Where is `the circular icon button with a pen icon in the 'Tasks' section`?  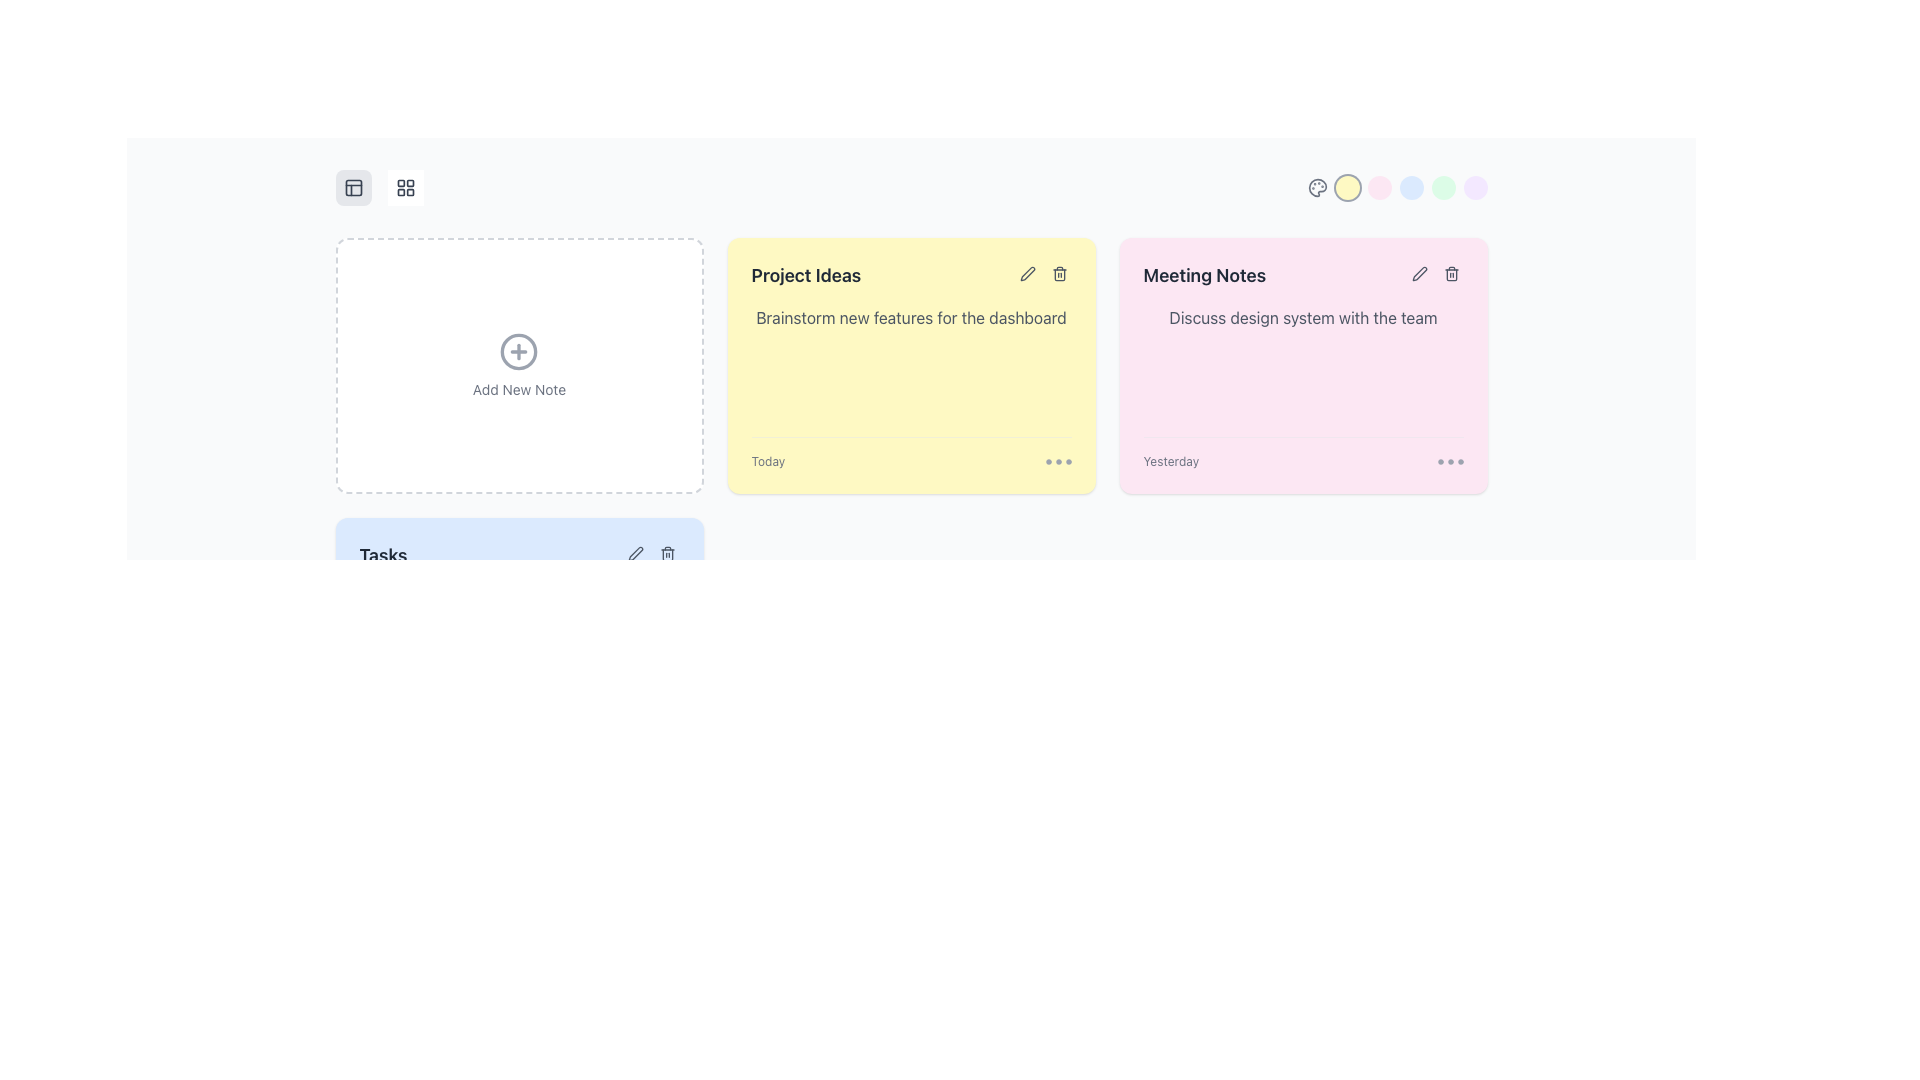 the circular icon button with a pen icon in the 'Tasks' section is located at coordinates (634, 554).